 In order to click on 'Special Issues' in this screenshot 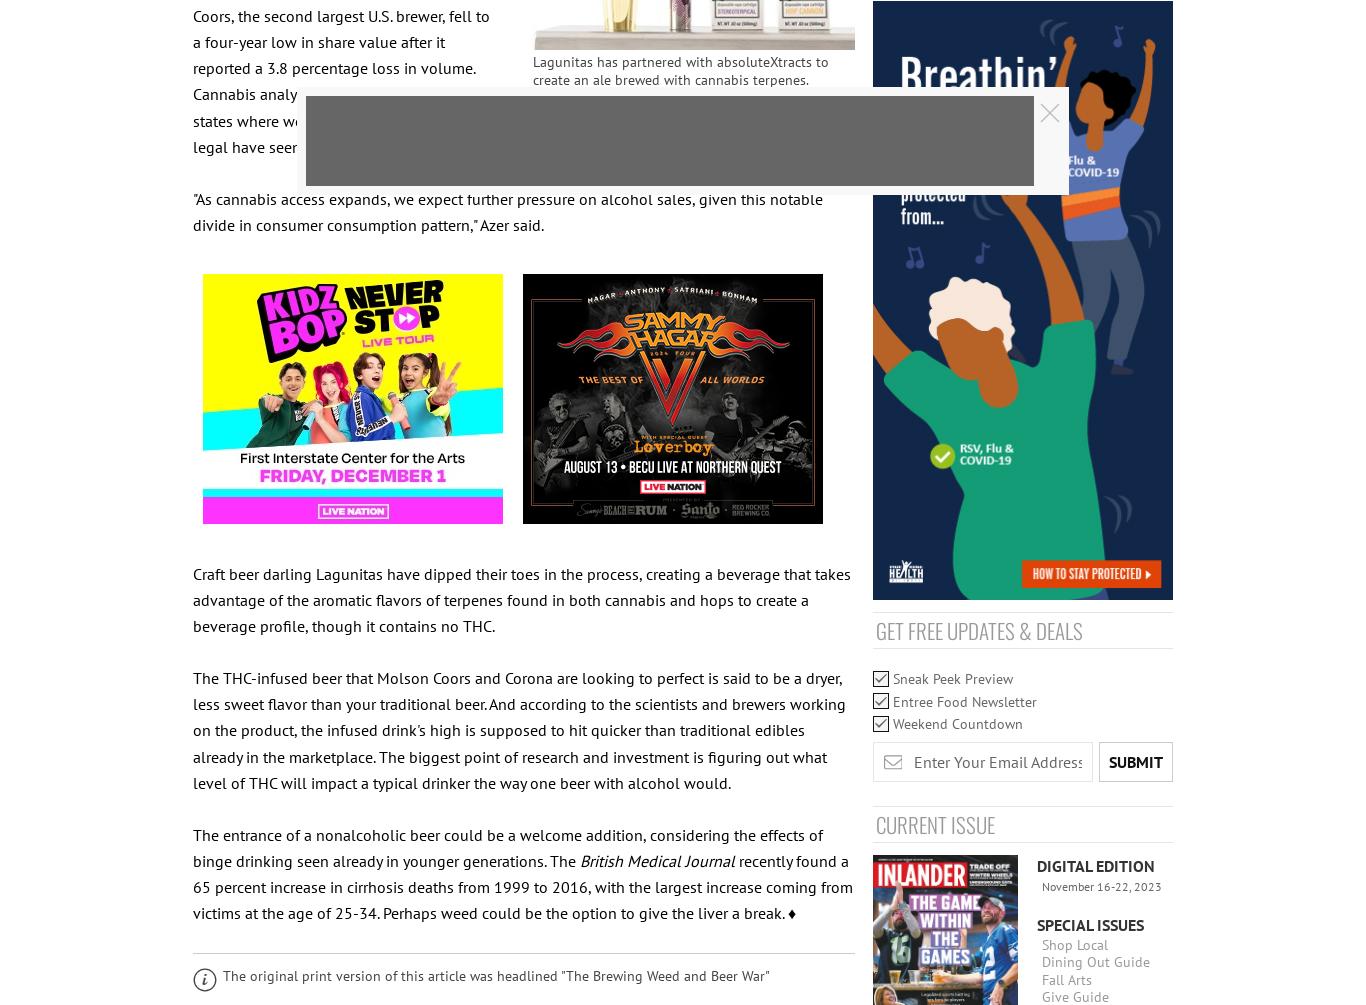, I will do `click(1089, 924)`.